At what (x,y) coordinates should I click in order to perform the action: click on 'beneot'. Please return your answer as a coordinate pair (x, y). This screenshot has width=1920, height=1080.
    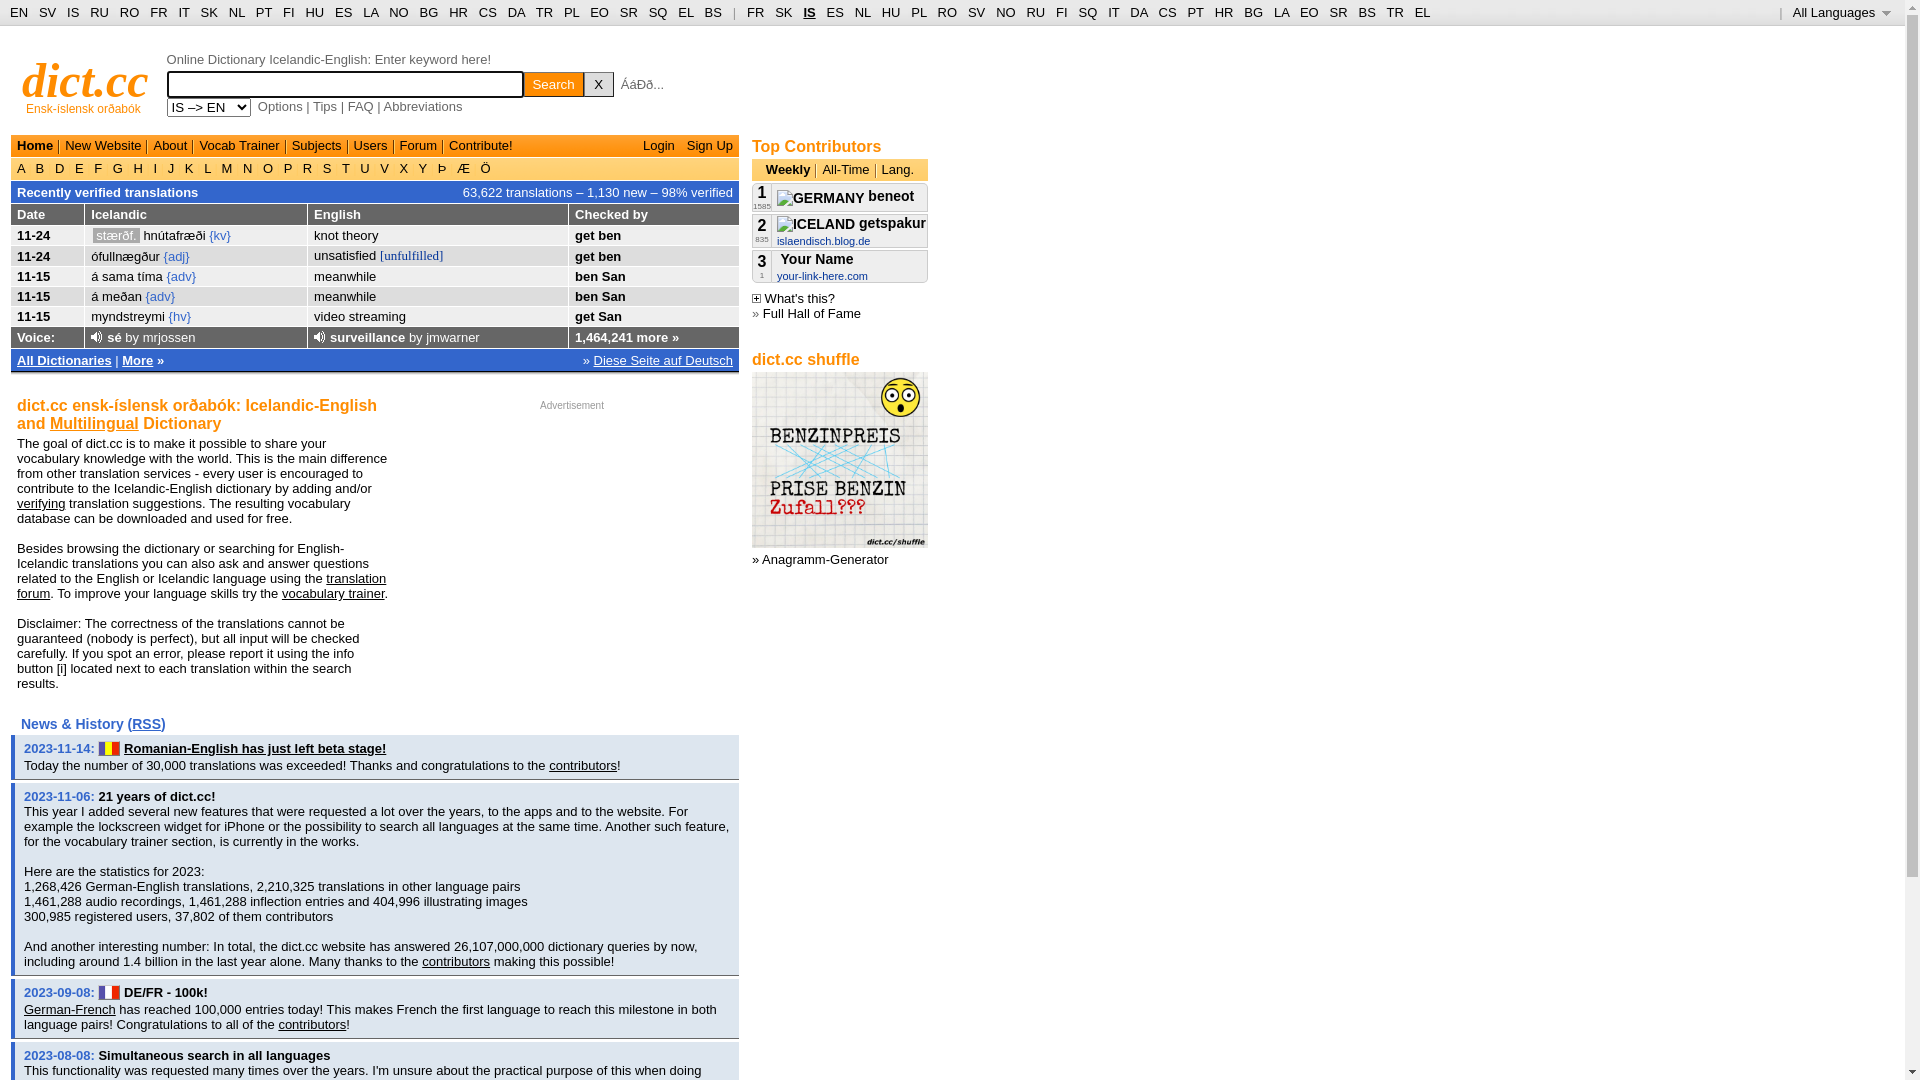
    Looking at the image, I should click on (845, 196).